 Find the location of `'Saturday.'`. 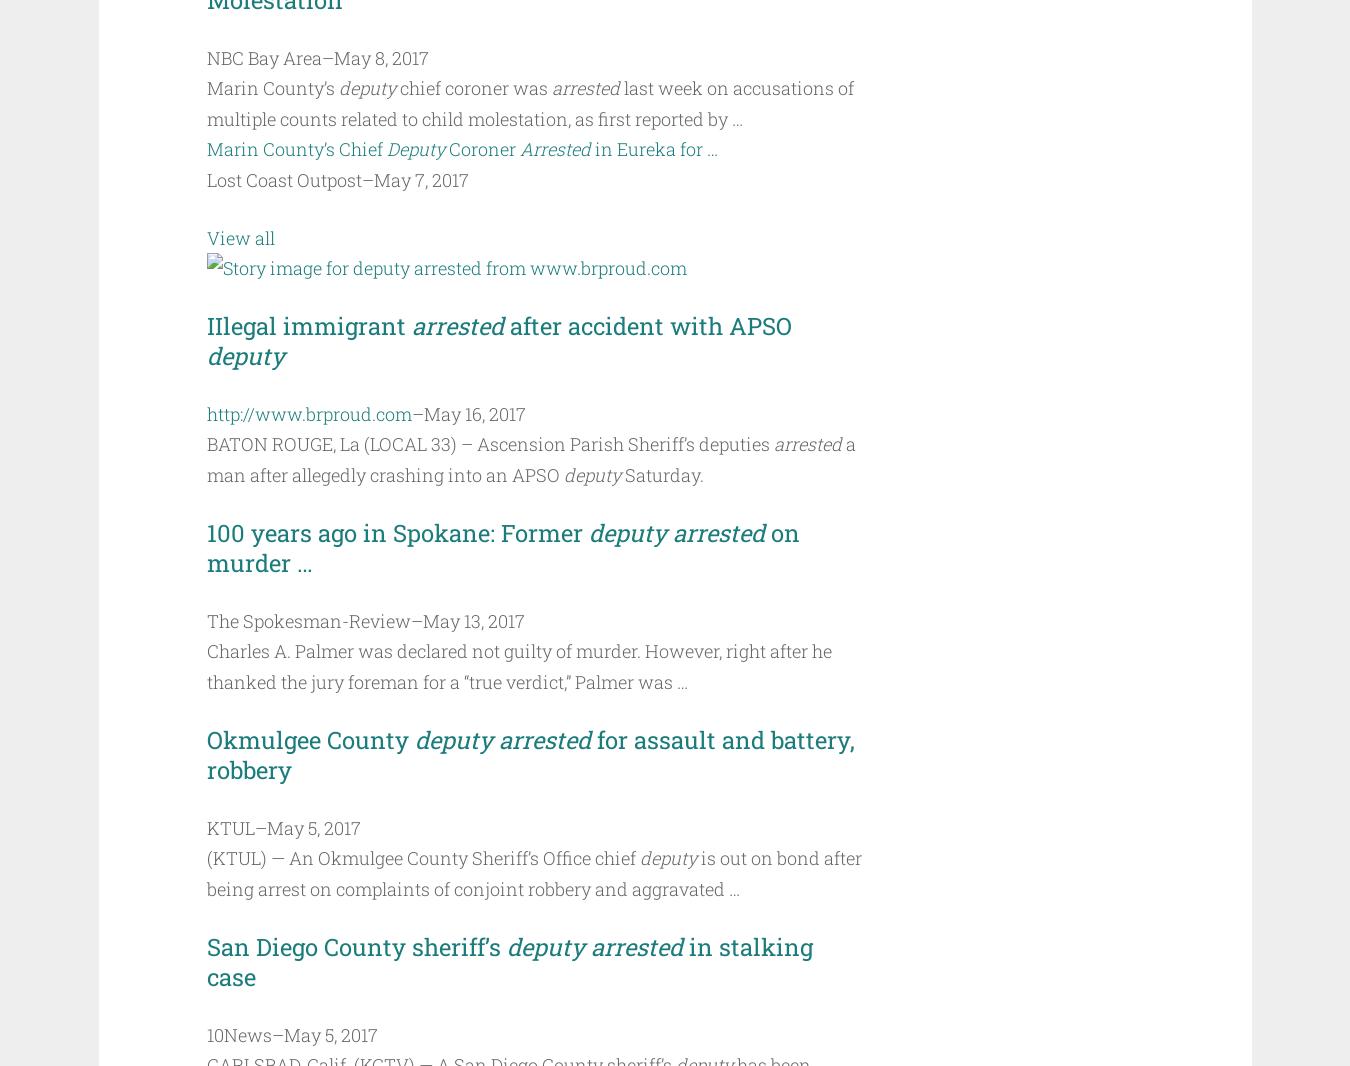

'Saturday.' is located at coordinates (661, 475).